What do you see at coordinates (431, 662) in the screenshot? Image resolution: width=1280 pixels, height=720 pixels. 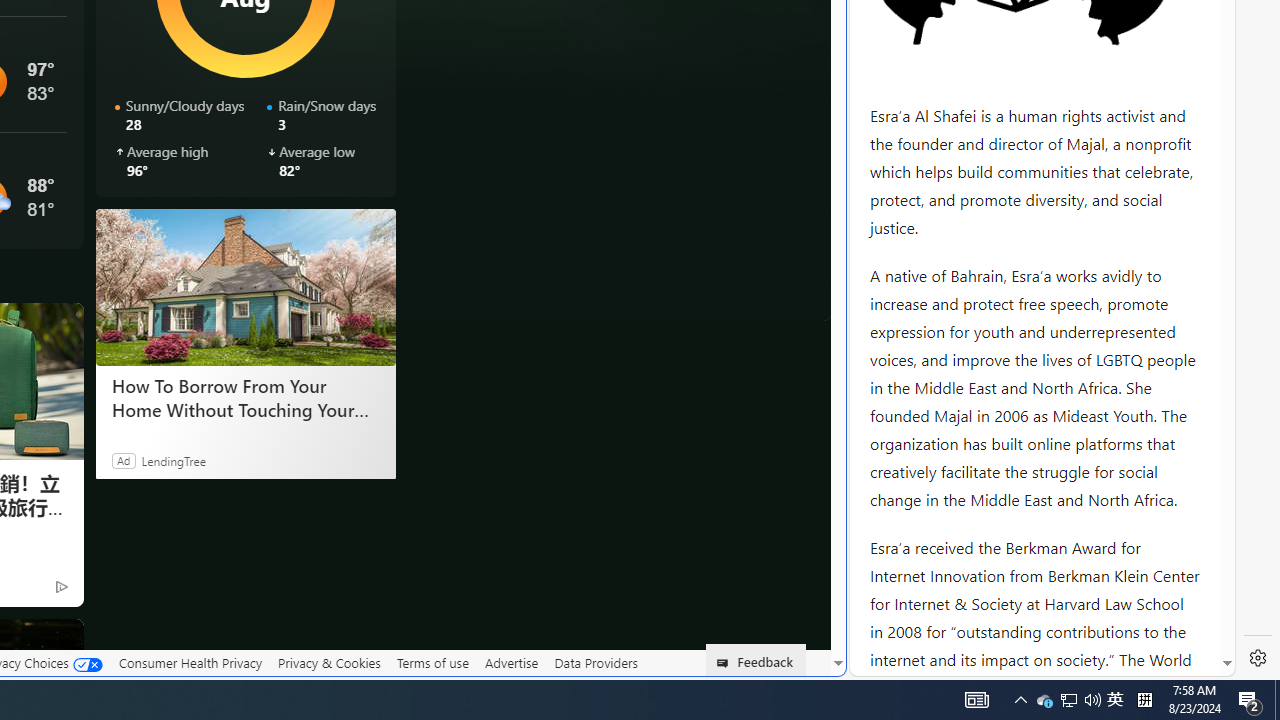 I see `'Terms of use'` at bounding box center [431, 662].